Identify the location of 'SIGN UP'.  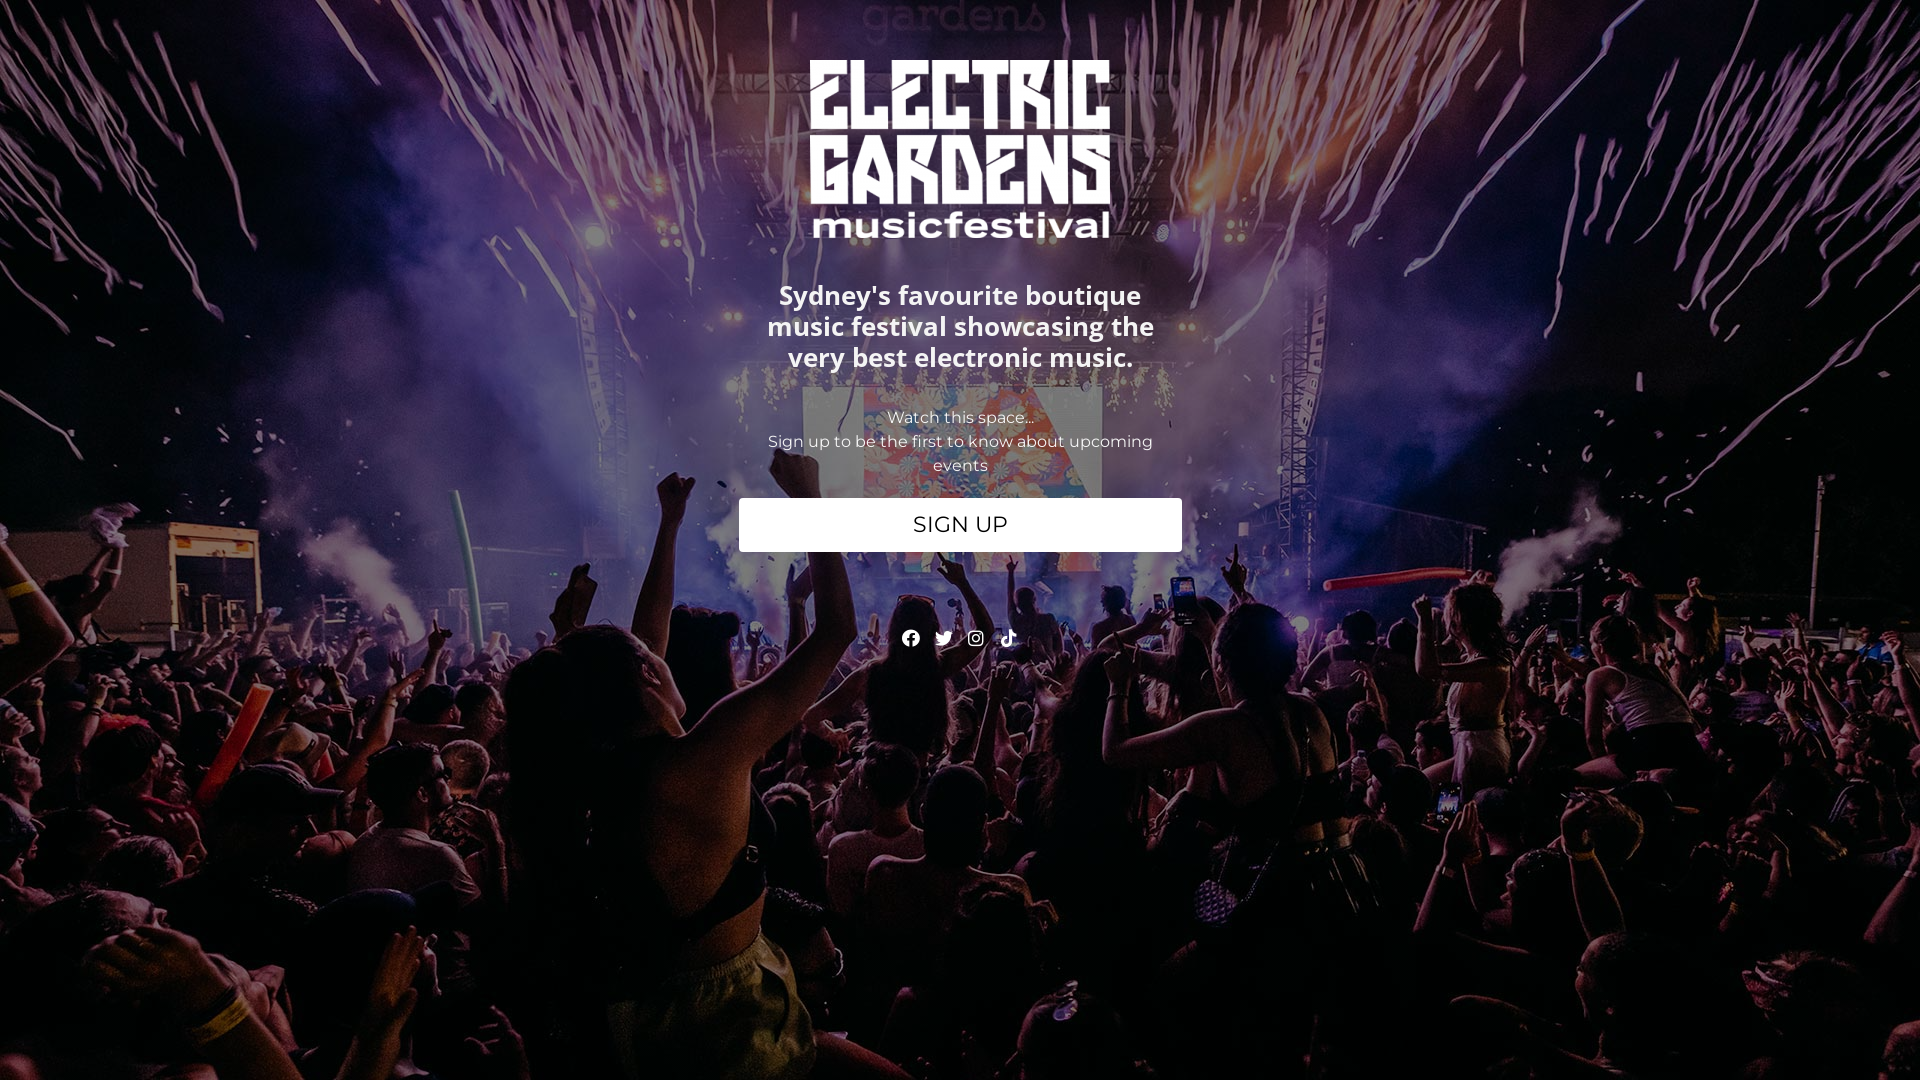
(958, 523).